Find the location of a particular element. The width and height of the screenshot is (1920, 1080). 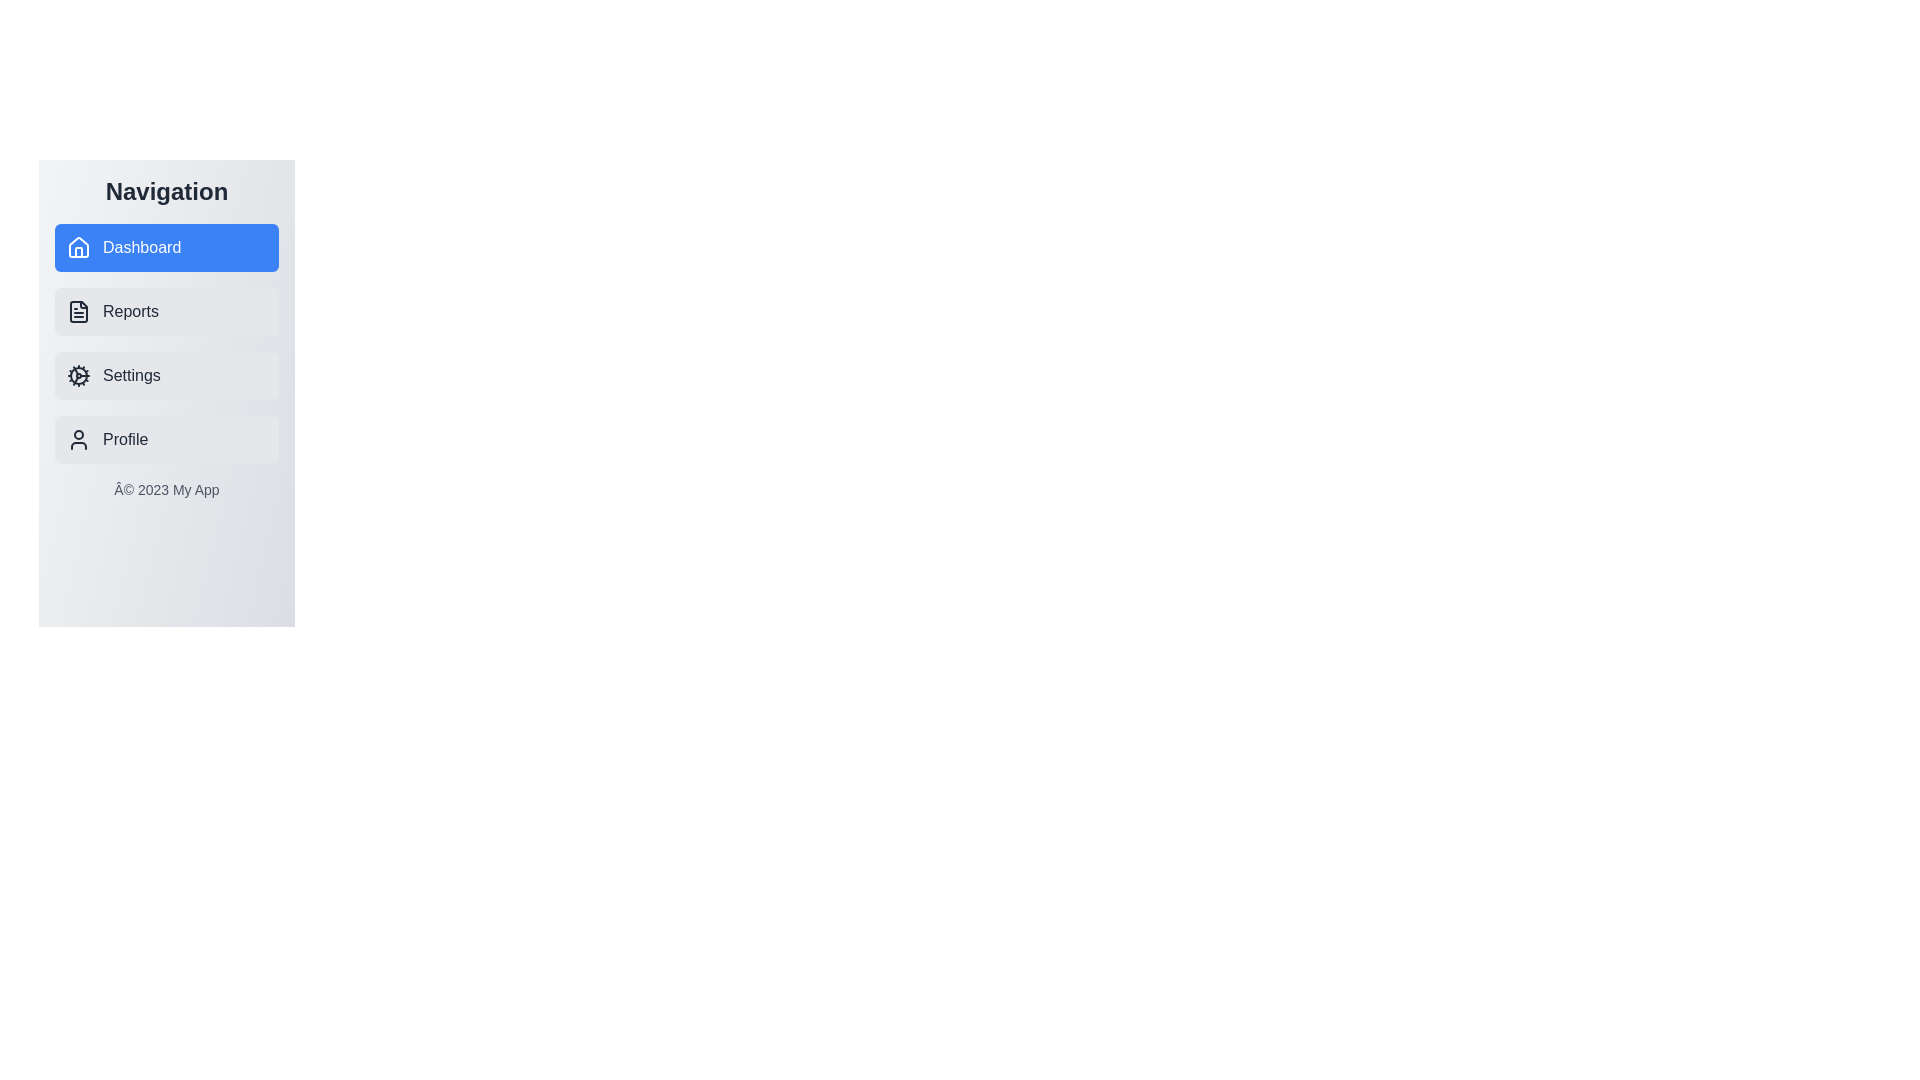

the first button in the vertical list of navigation options on the left side of the interface is located at coordinates (167, 246).